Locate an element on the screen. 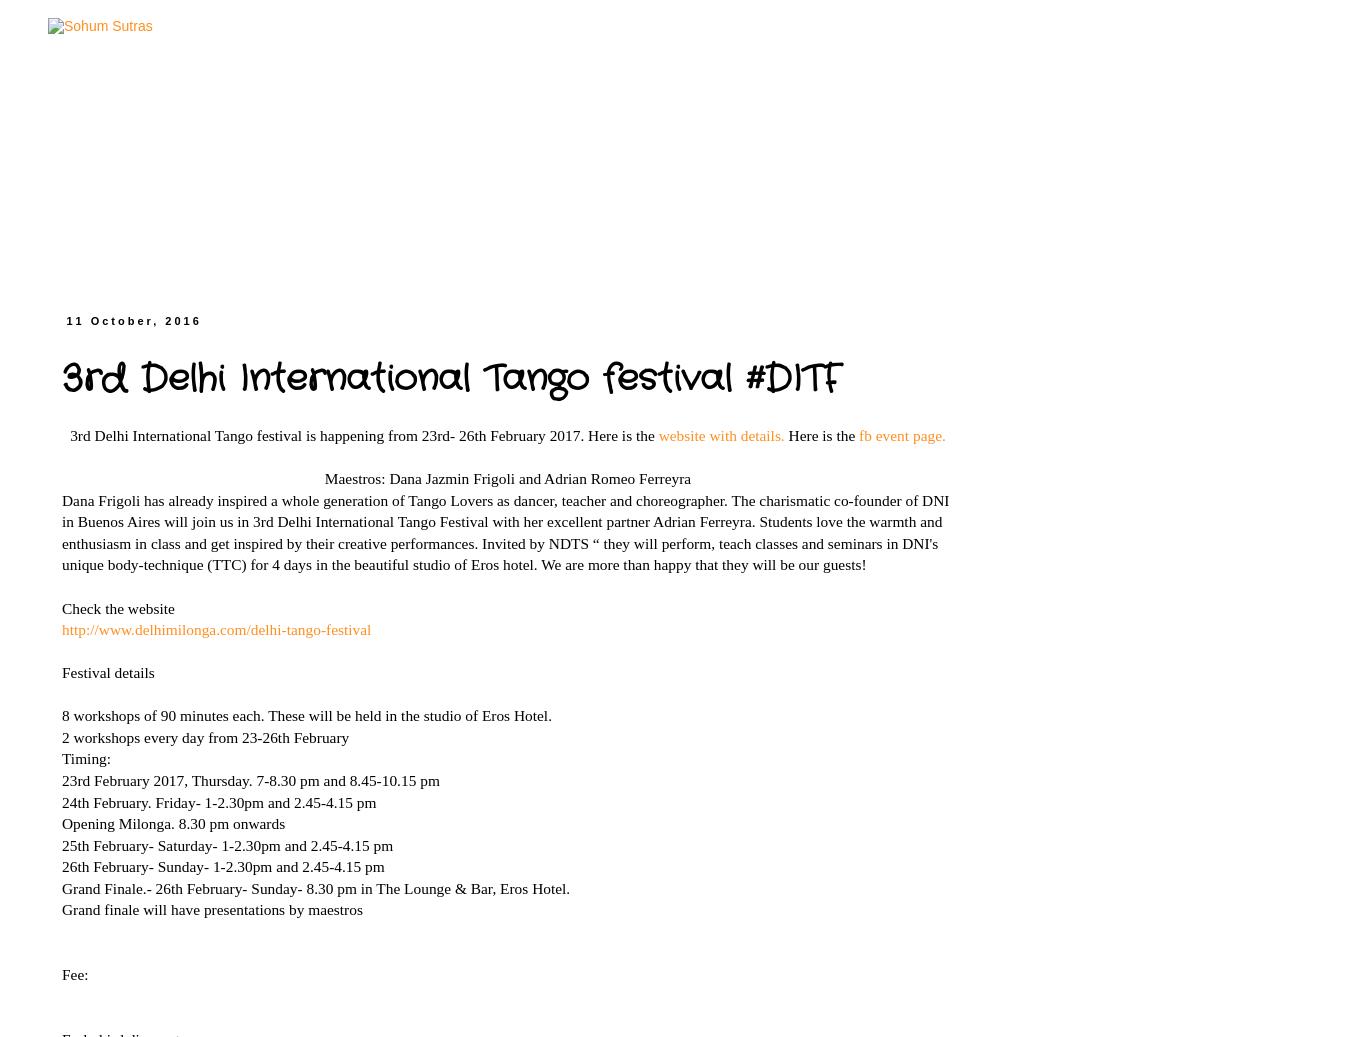  'Dana Frigoli has already inspired a whole generation of Tango Lovers as dancer, teacher and choreographer. The charismatic co-founder of DNI in Buenos Aires will join us in 3rd Delhi International Tango Festival with her excellent partner Adrian Ferreyra. Students love the warmth and enthusiasm in class and get inspired by their creative performances. Invited by NDTS “ they will perform, teach classes and seminars in DNI's unique body-technique (TTC) for 4 days in the beautiful studio of Eros hotel. We are more than happy that they will be our guests!' is located at coordinates (61, 531).